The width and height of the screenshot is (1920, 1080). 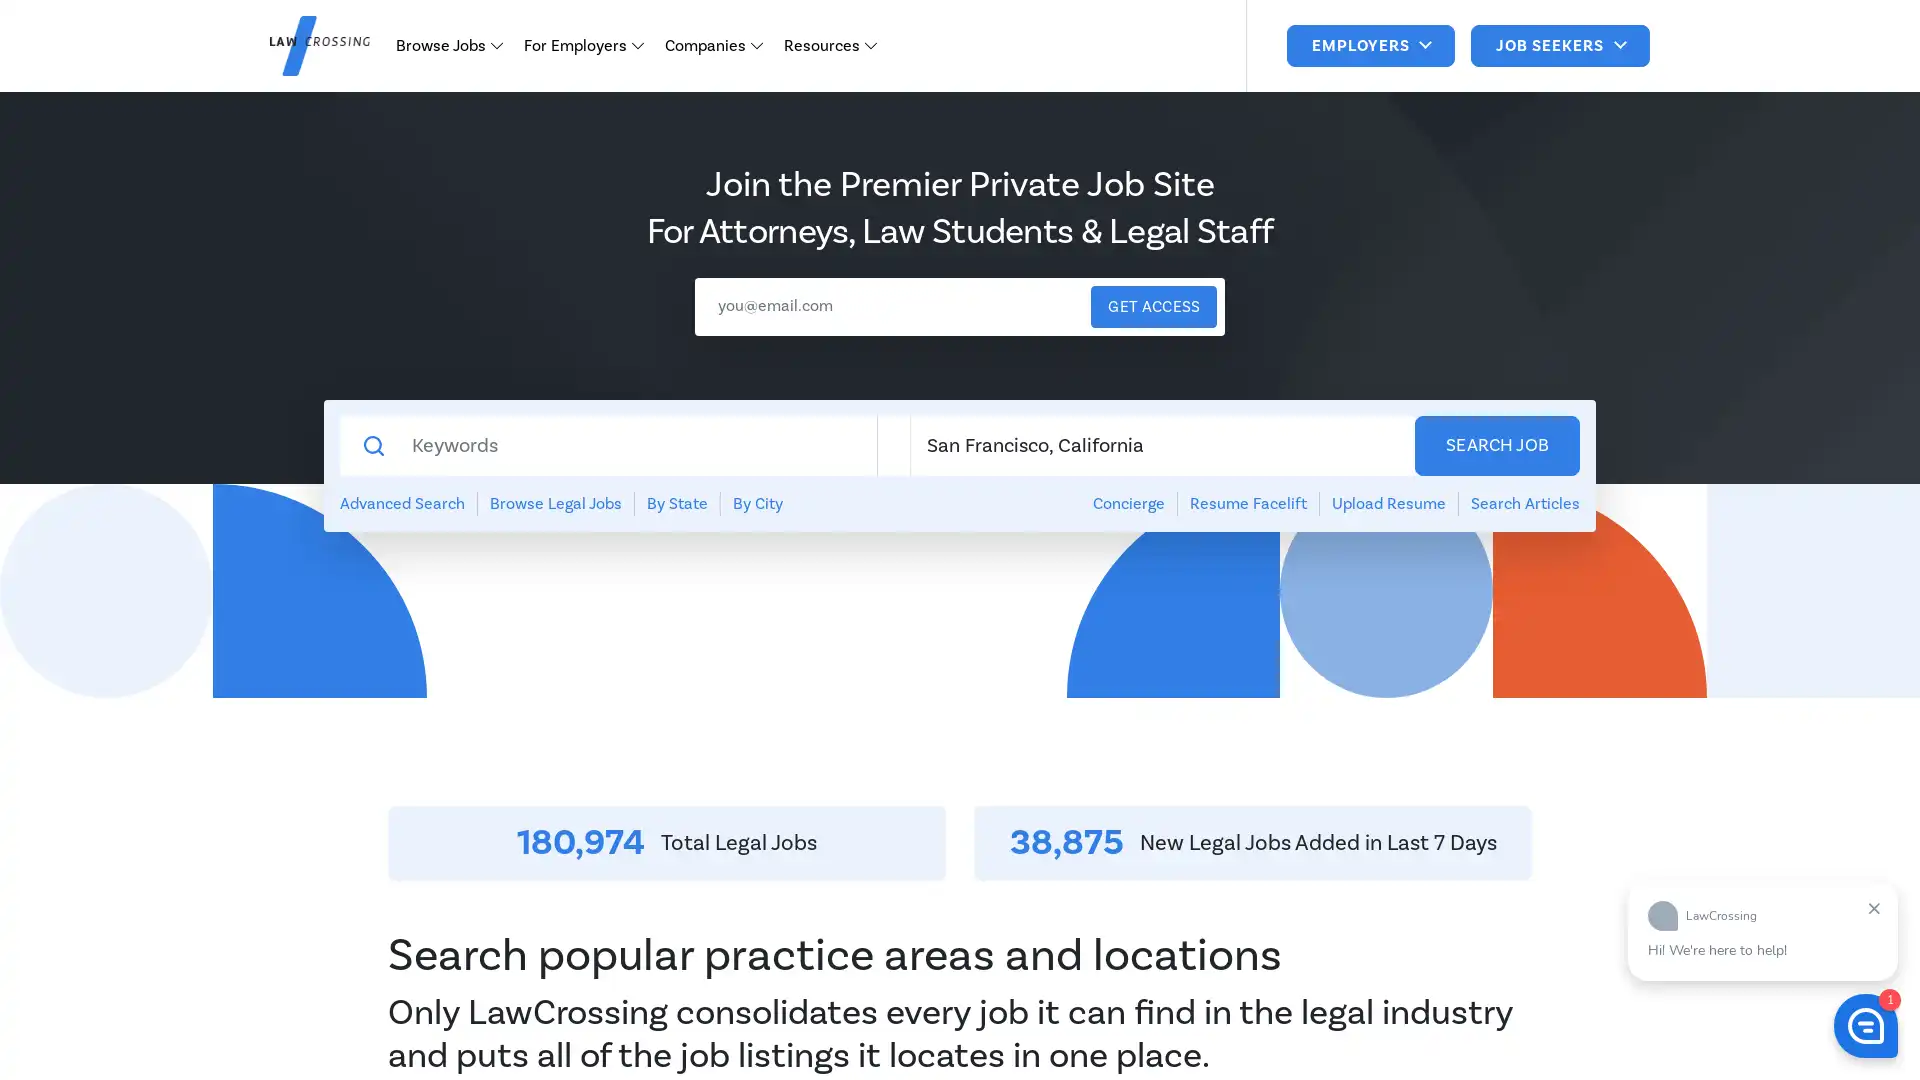 I want to click on Close Chat LawCrossing Hi! We're here to help! 1 Launch Front Chat, so click(x=1865, y=1026).